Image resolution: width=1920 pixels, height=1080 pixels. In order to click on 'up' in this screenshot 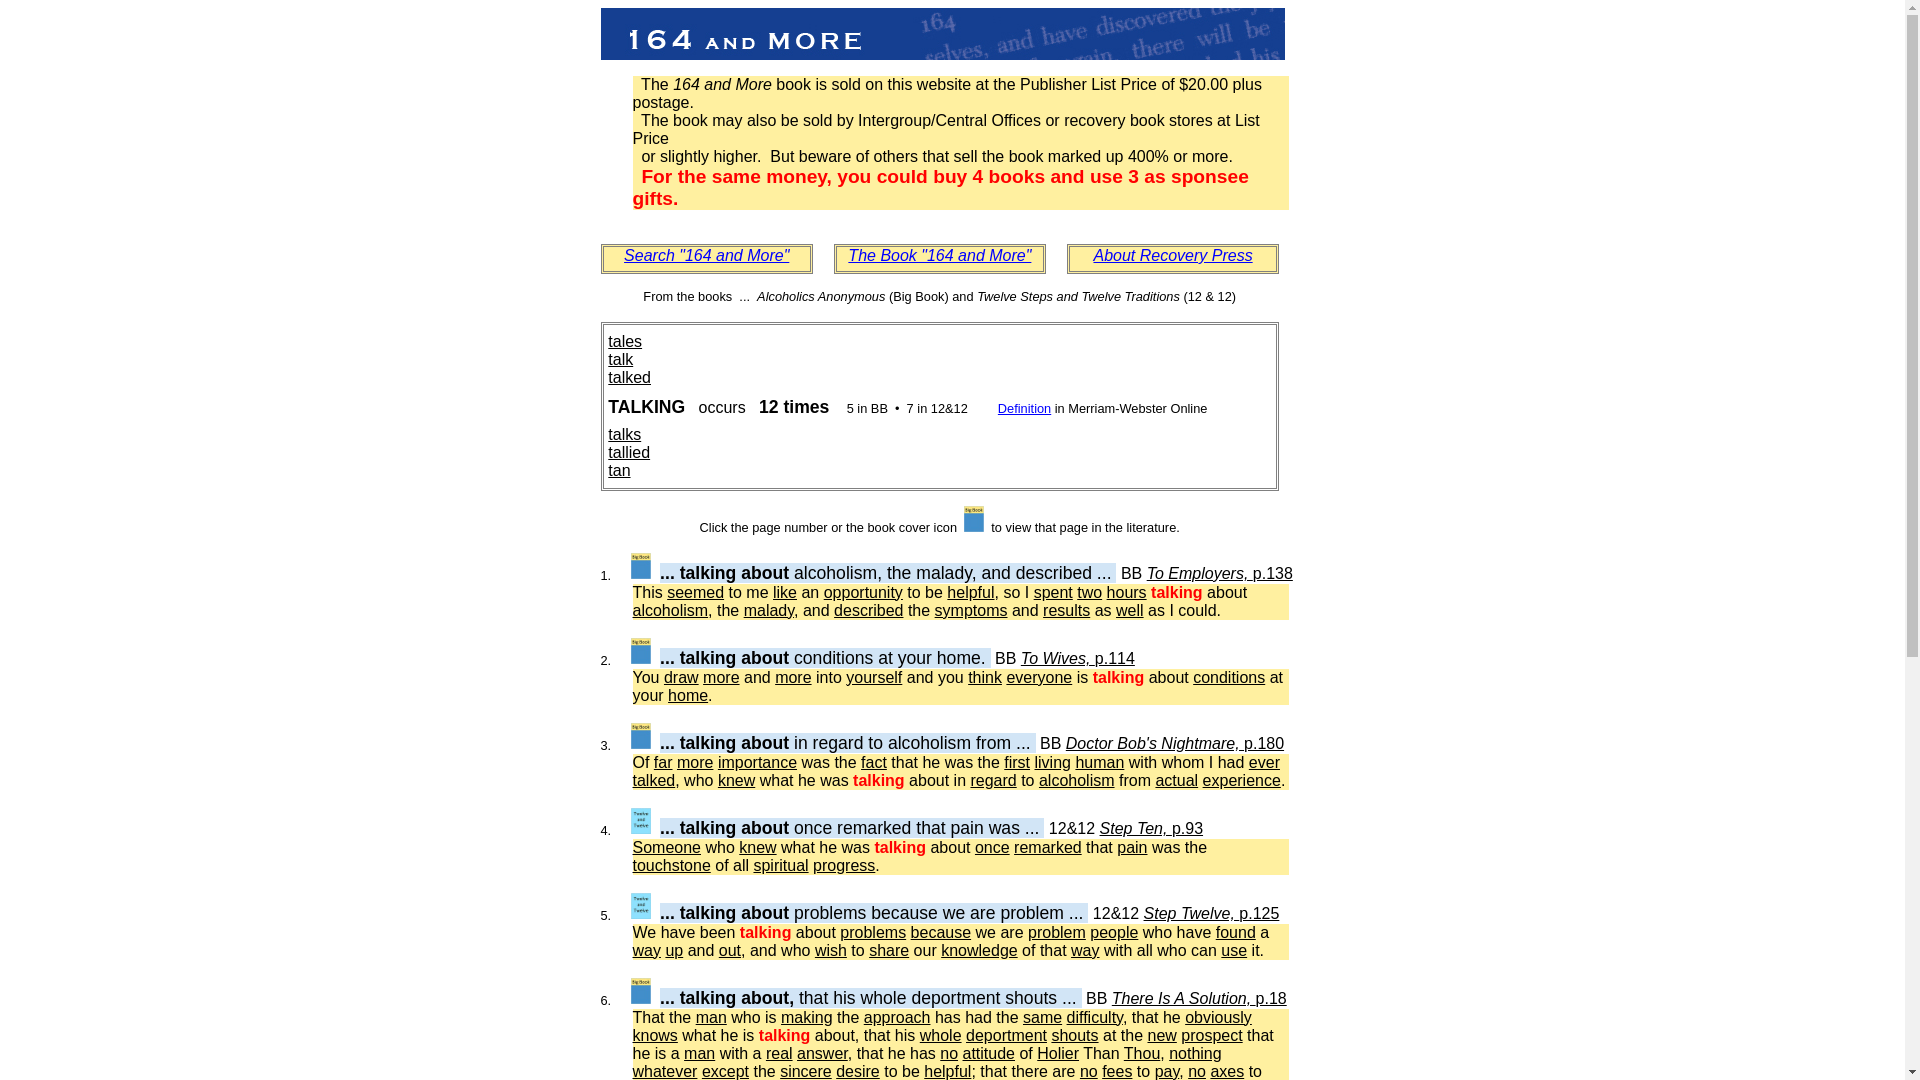, I will do `click(673, 949)`.